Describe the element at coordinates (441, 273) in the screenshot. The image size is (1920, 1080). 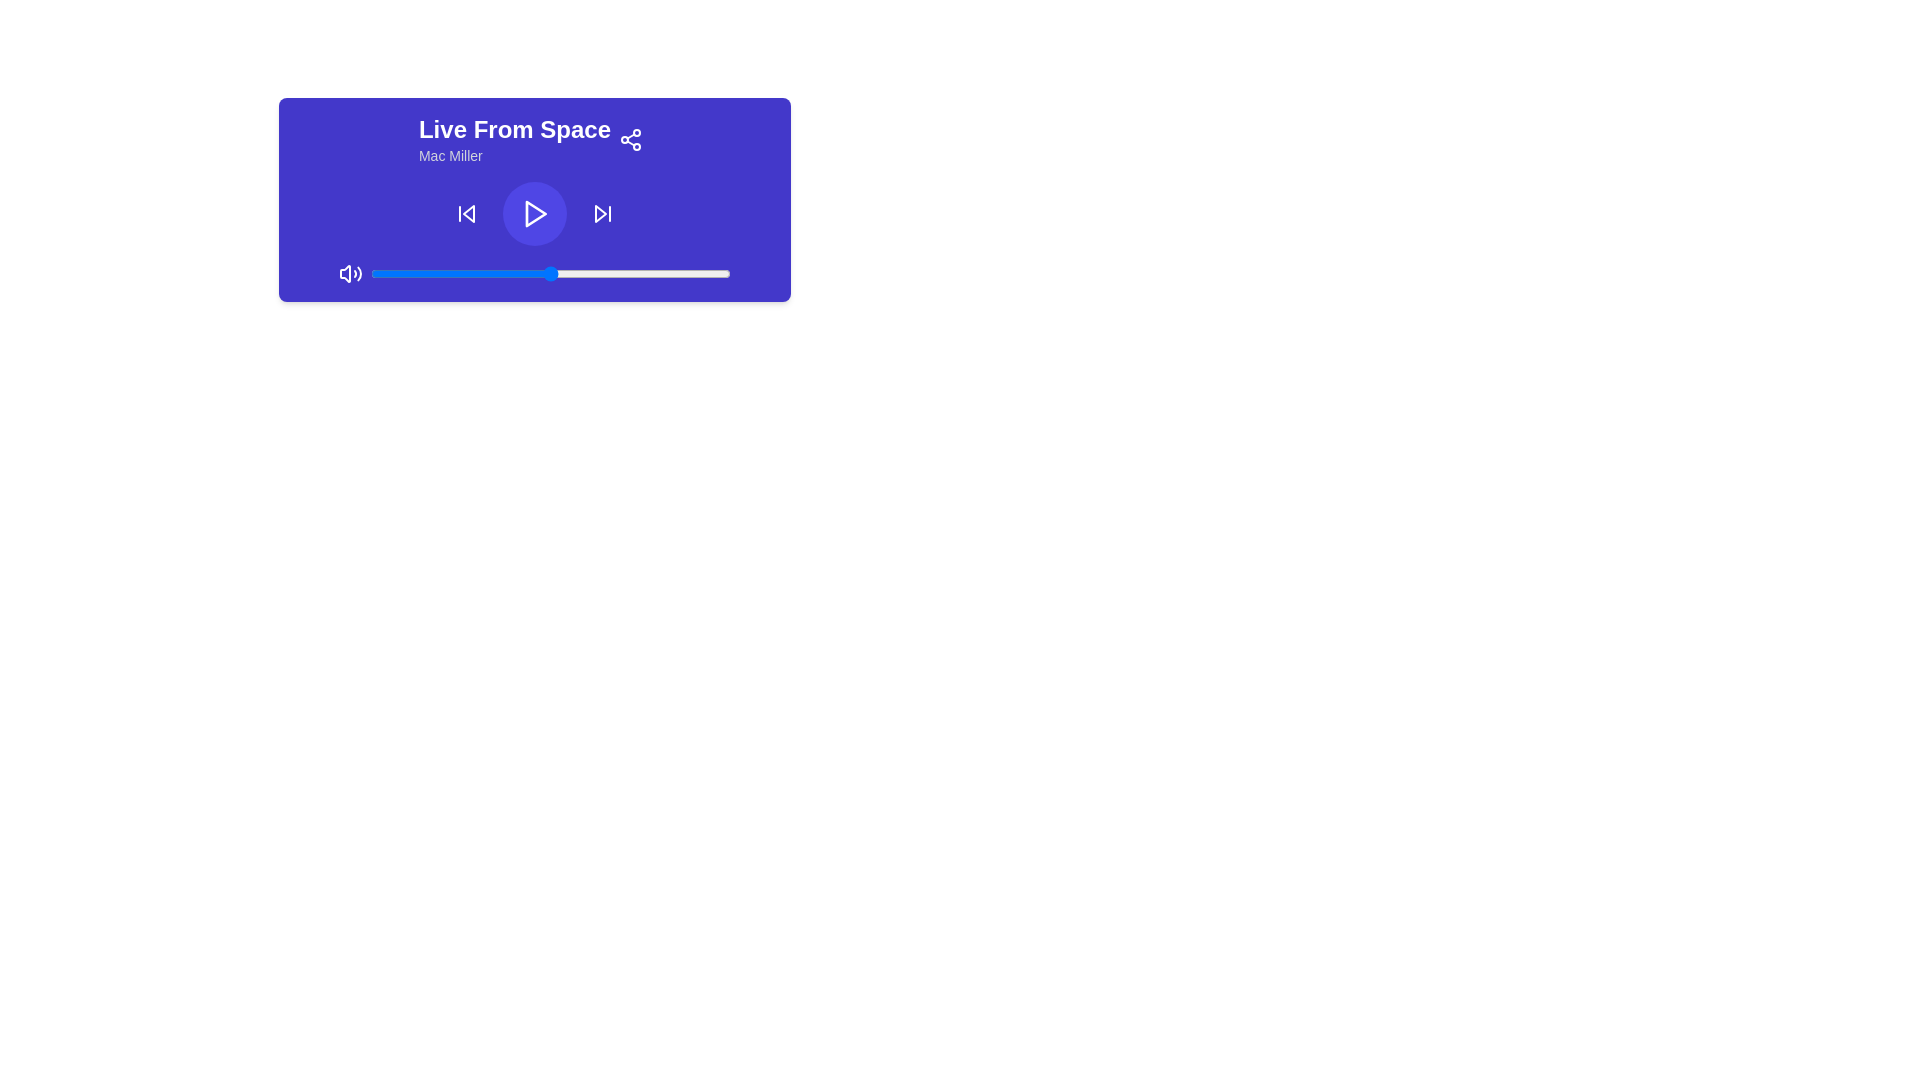
I see `the slider value` at that location.